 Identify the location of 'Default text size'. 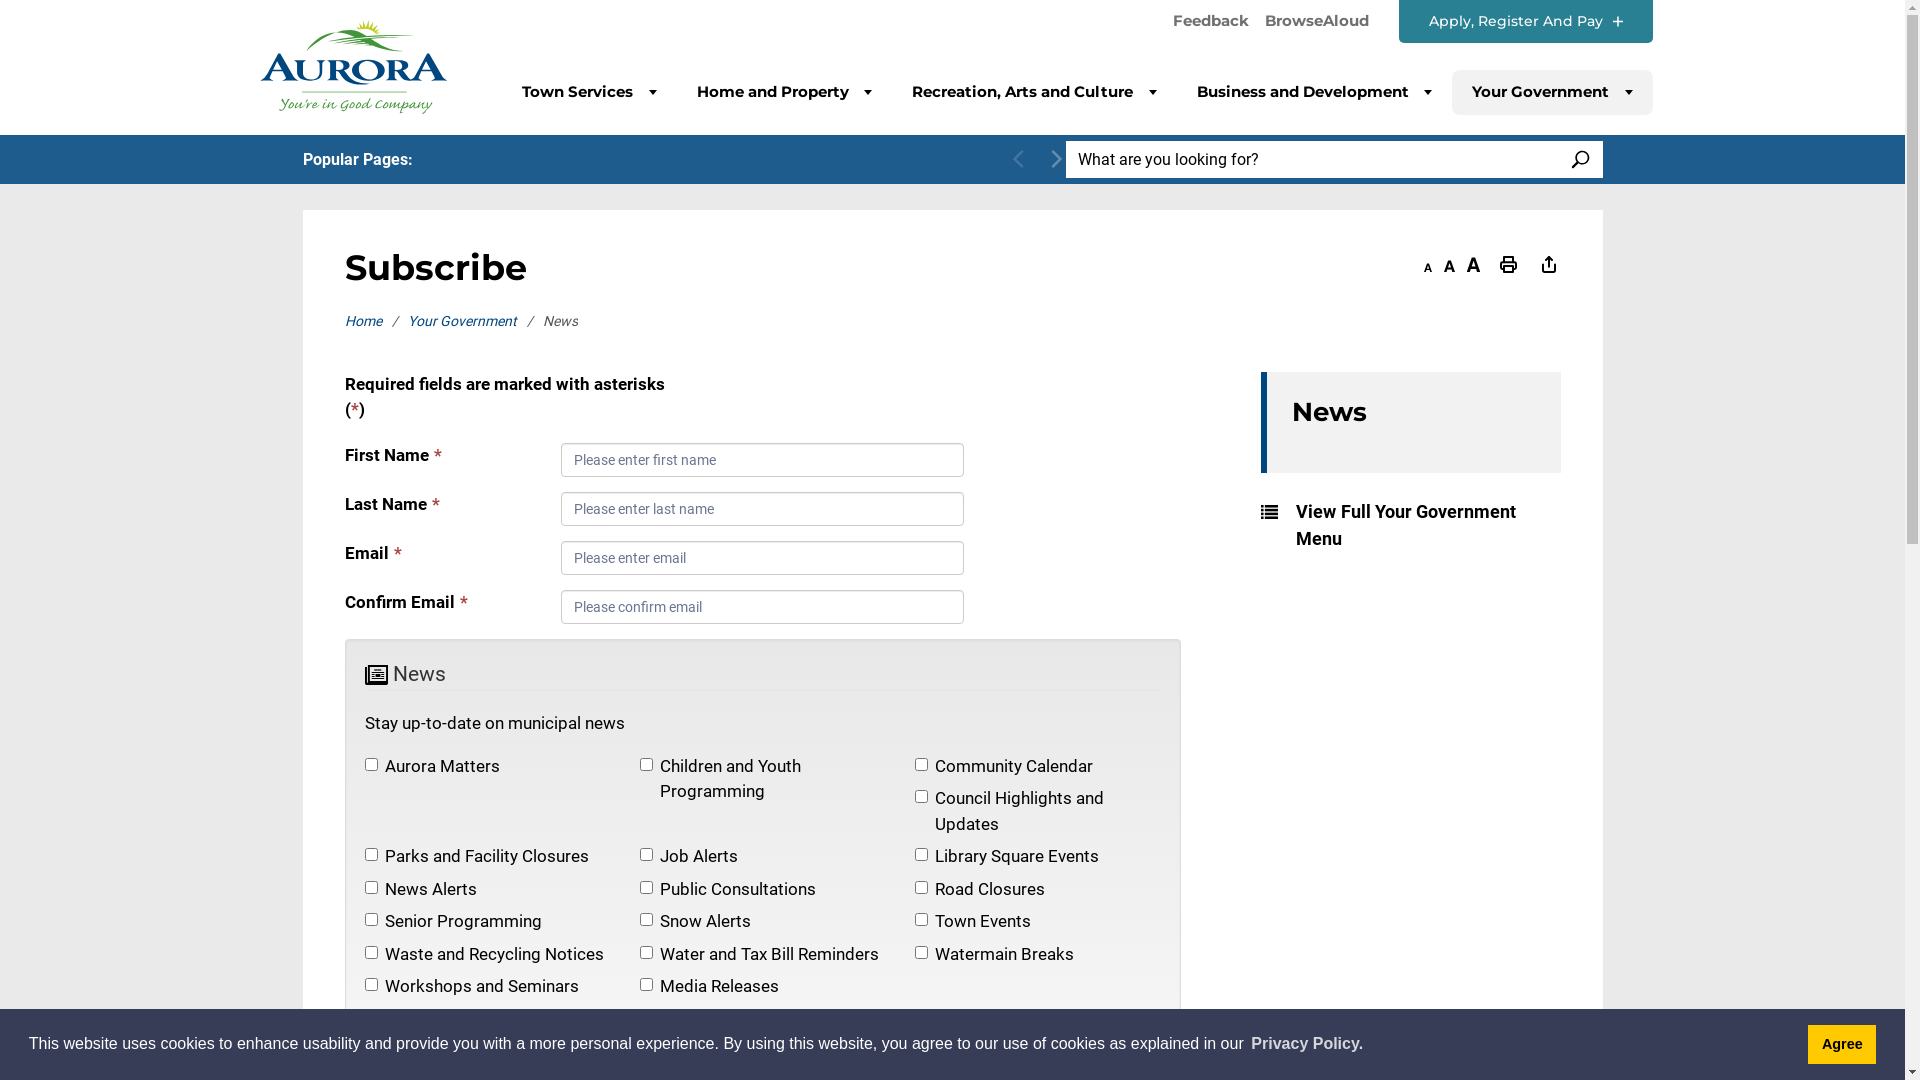
(1449, 265).